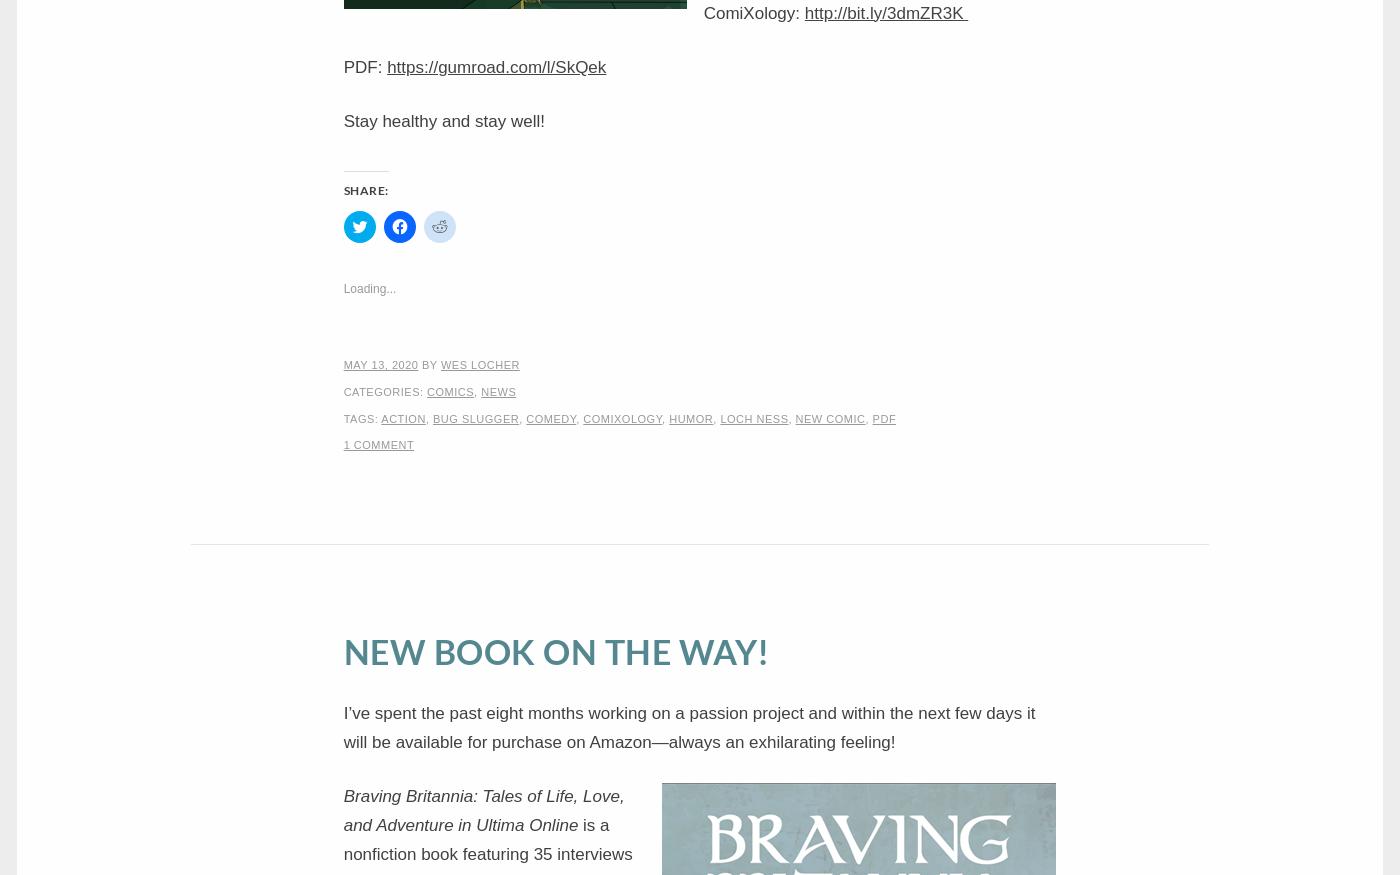 This screenshot has height=875, width=1400. What do you see at coordinates (378, 445) in the screenshot?
I see `'1 Comment'` at bounding box center [378, 445].